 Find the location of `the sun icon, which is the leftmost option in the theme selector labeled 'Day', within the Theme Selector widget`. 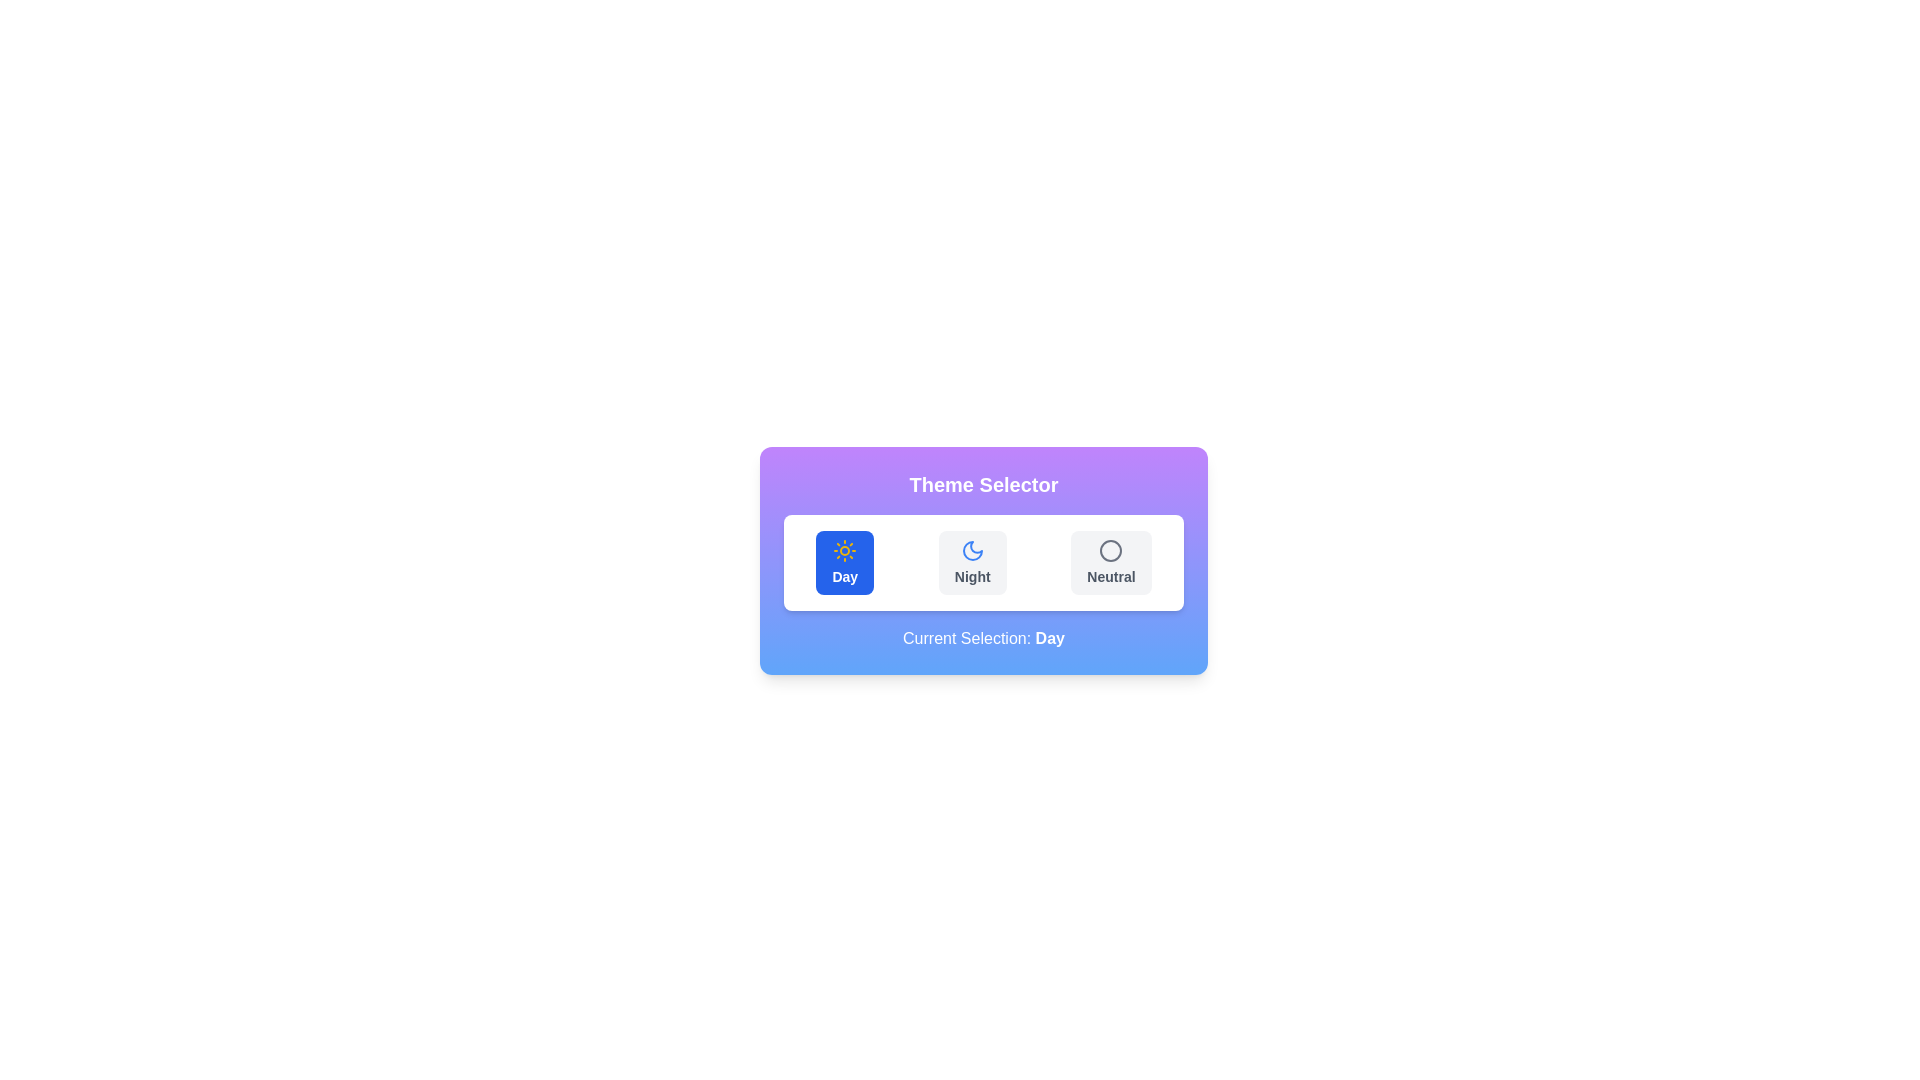

the sun icon, which is the leftmost option in the theme selector labeled 'Day', within the Theme Selector widget is located at coordinates (845, 551).